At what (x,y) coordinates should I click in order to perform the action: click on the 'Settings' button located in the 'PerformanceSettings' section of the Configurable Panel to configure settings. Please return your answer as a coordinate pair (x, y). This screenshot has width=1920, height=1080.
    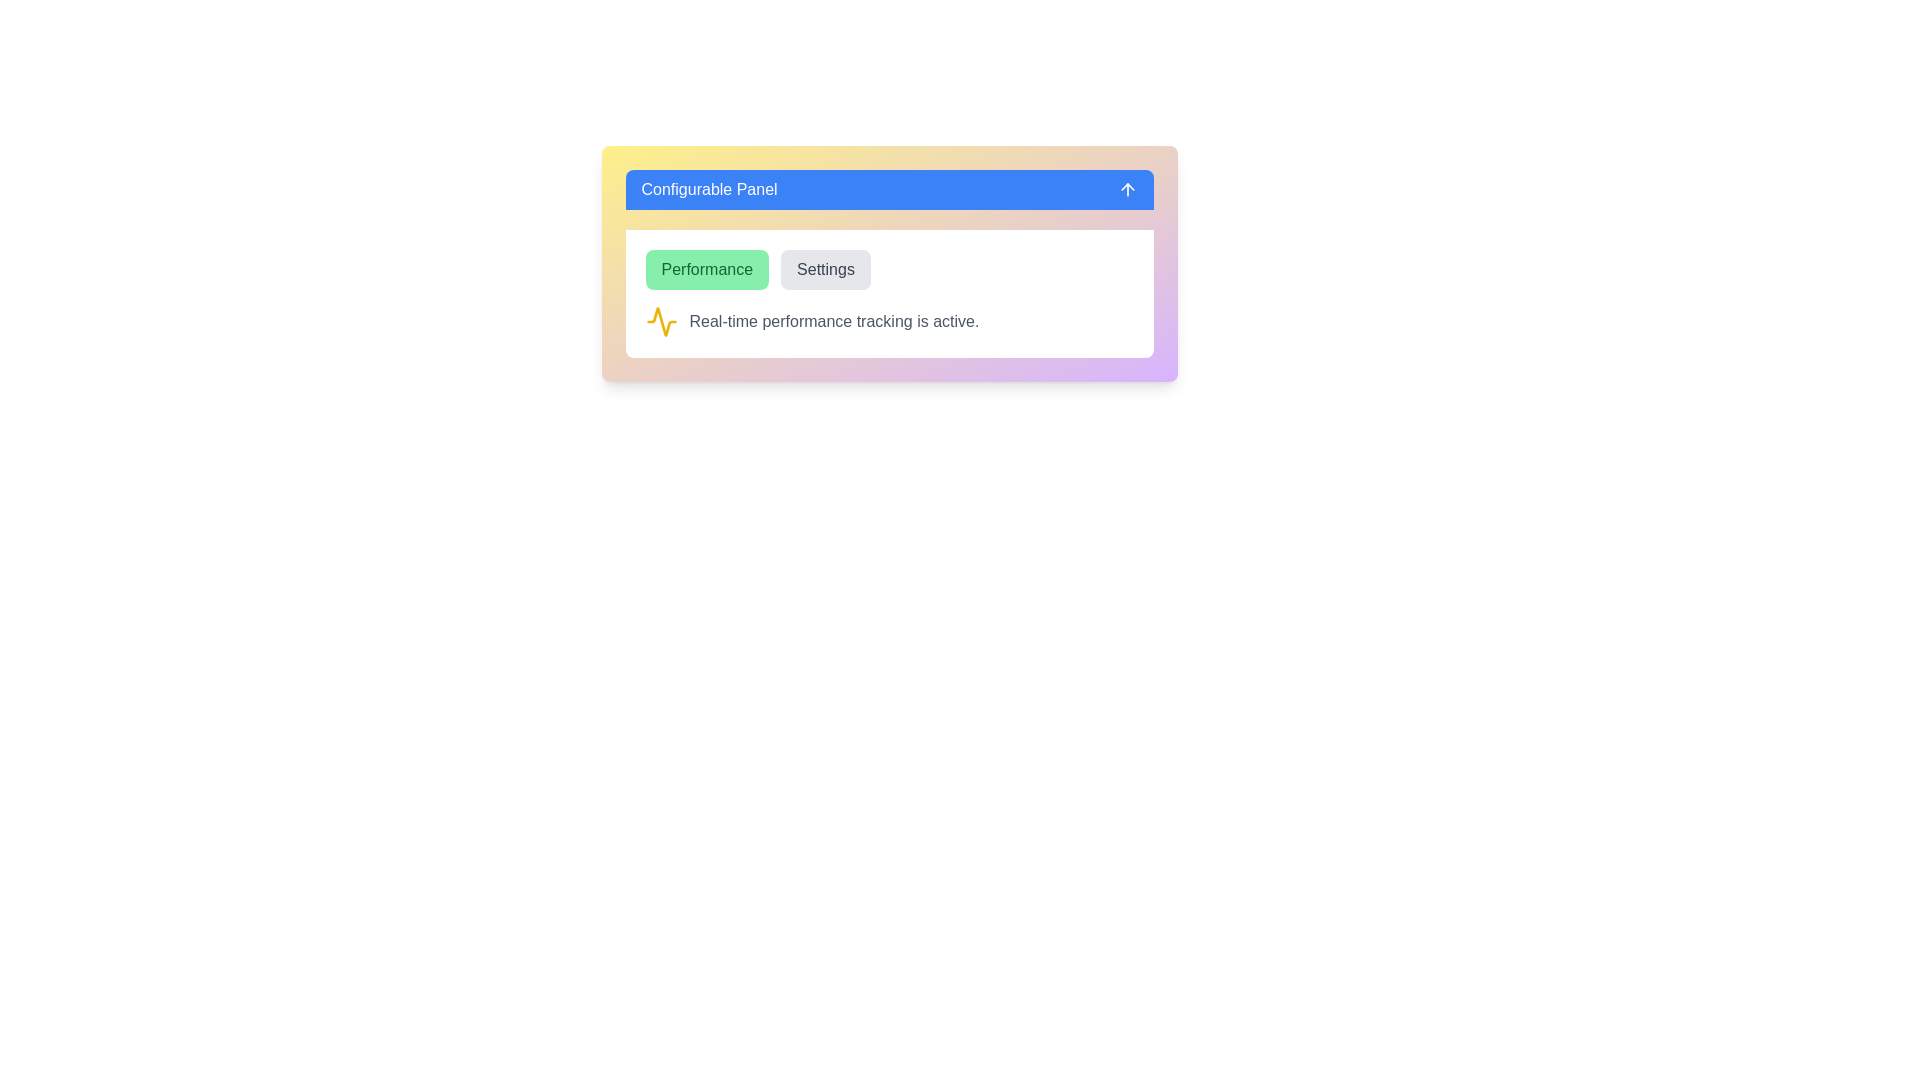
    Looking at the image, I should click on (888, 293).